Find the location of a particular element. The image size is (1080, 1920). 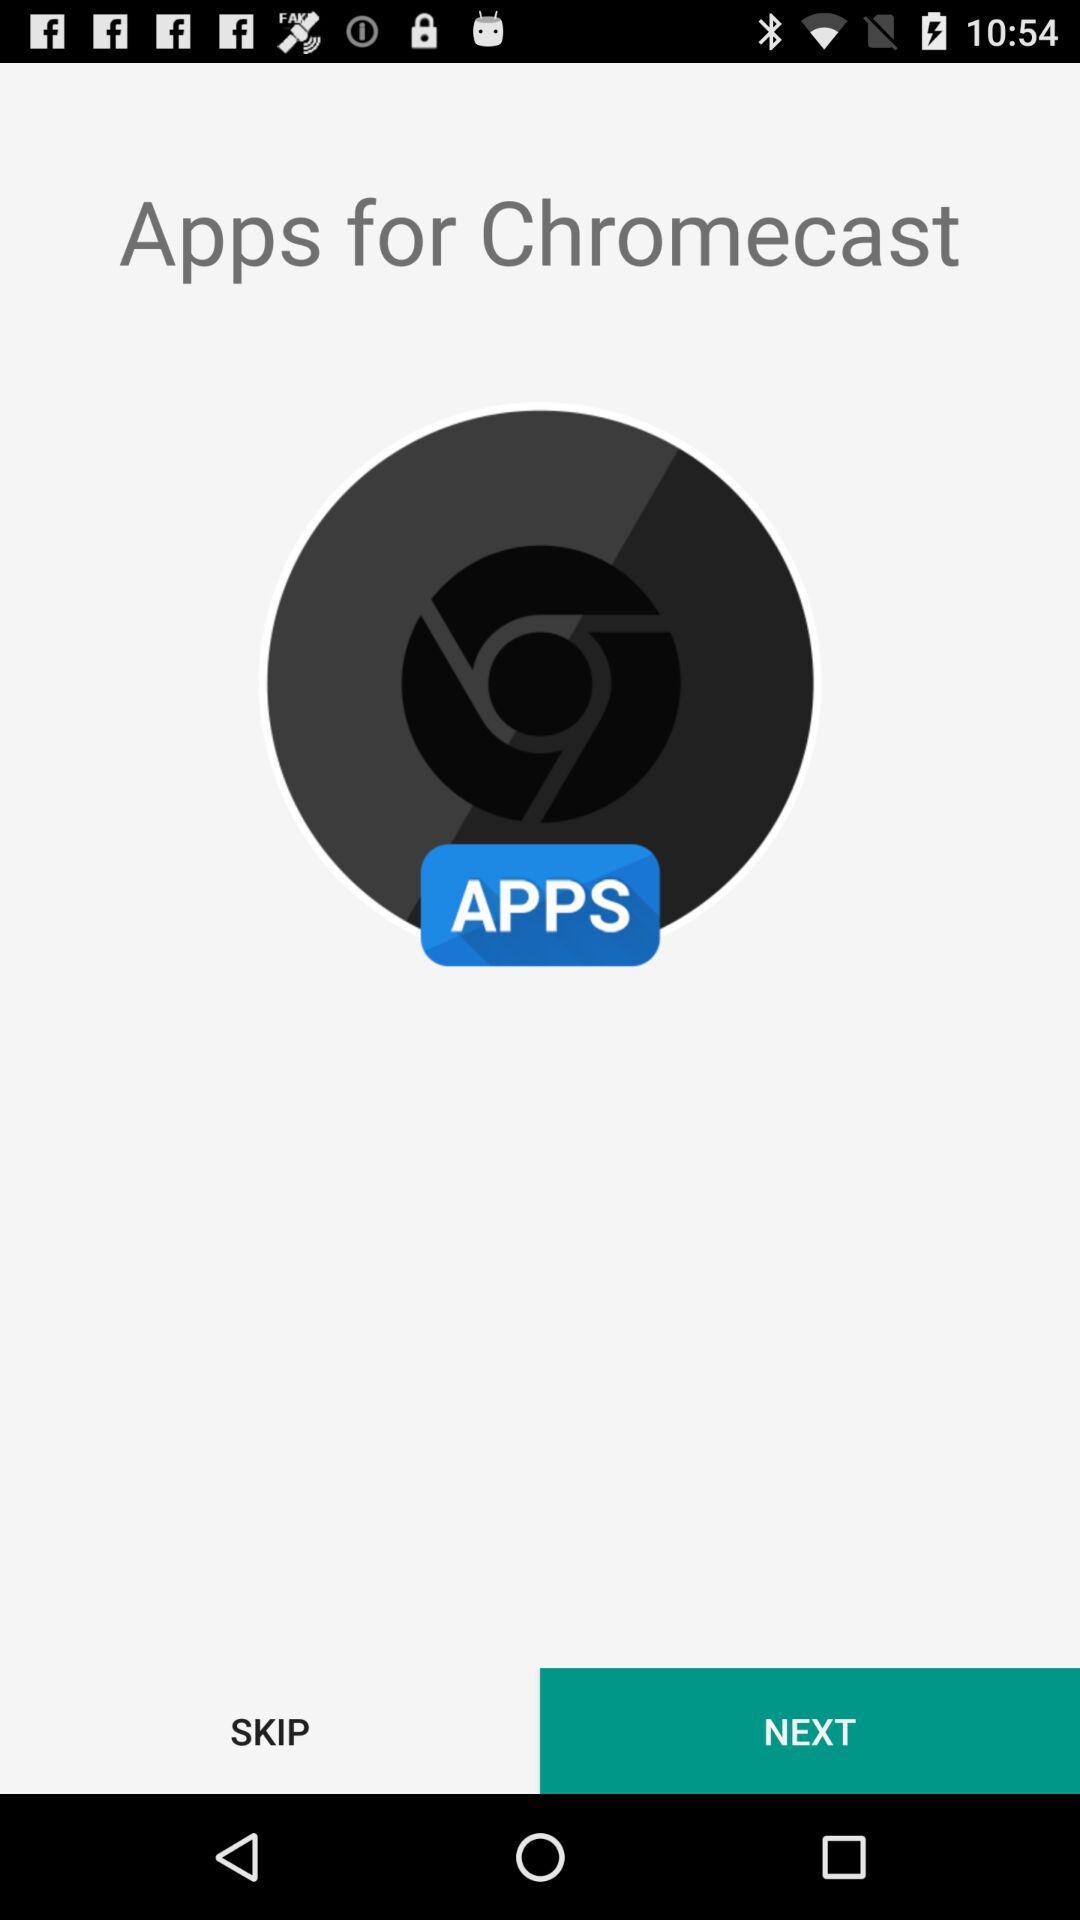

the skip item is located at coordinates (270, 1730).